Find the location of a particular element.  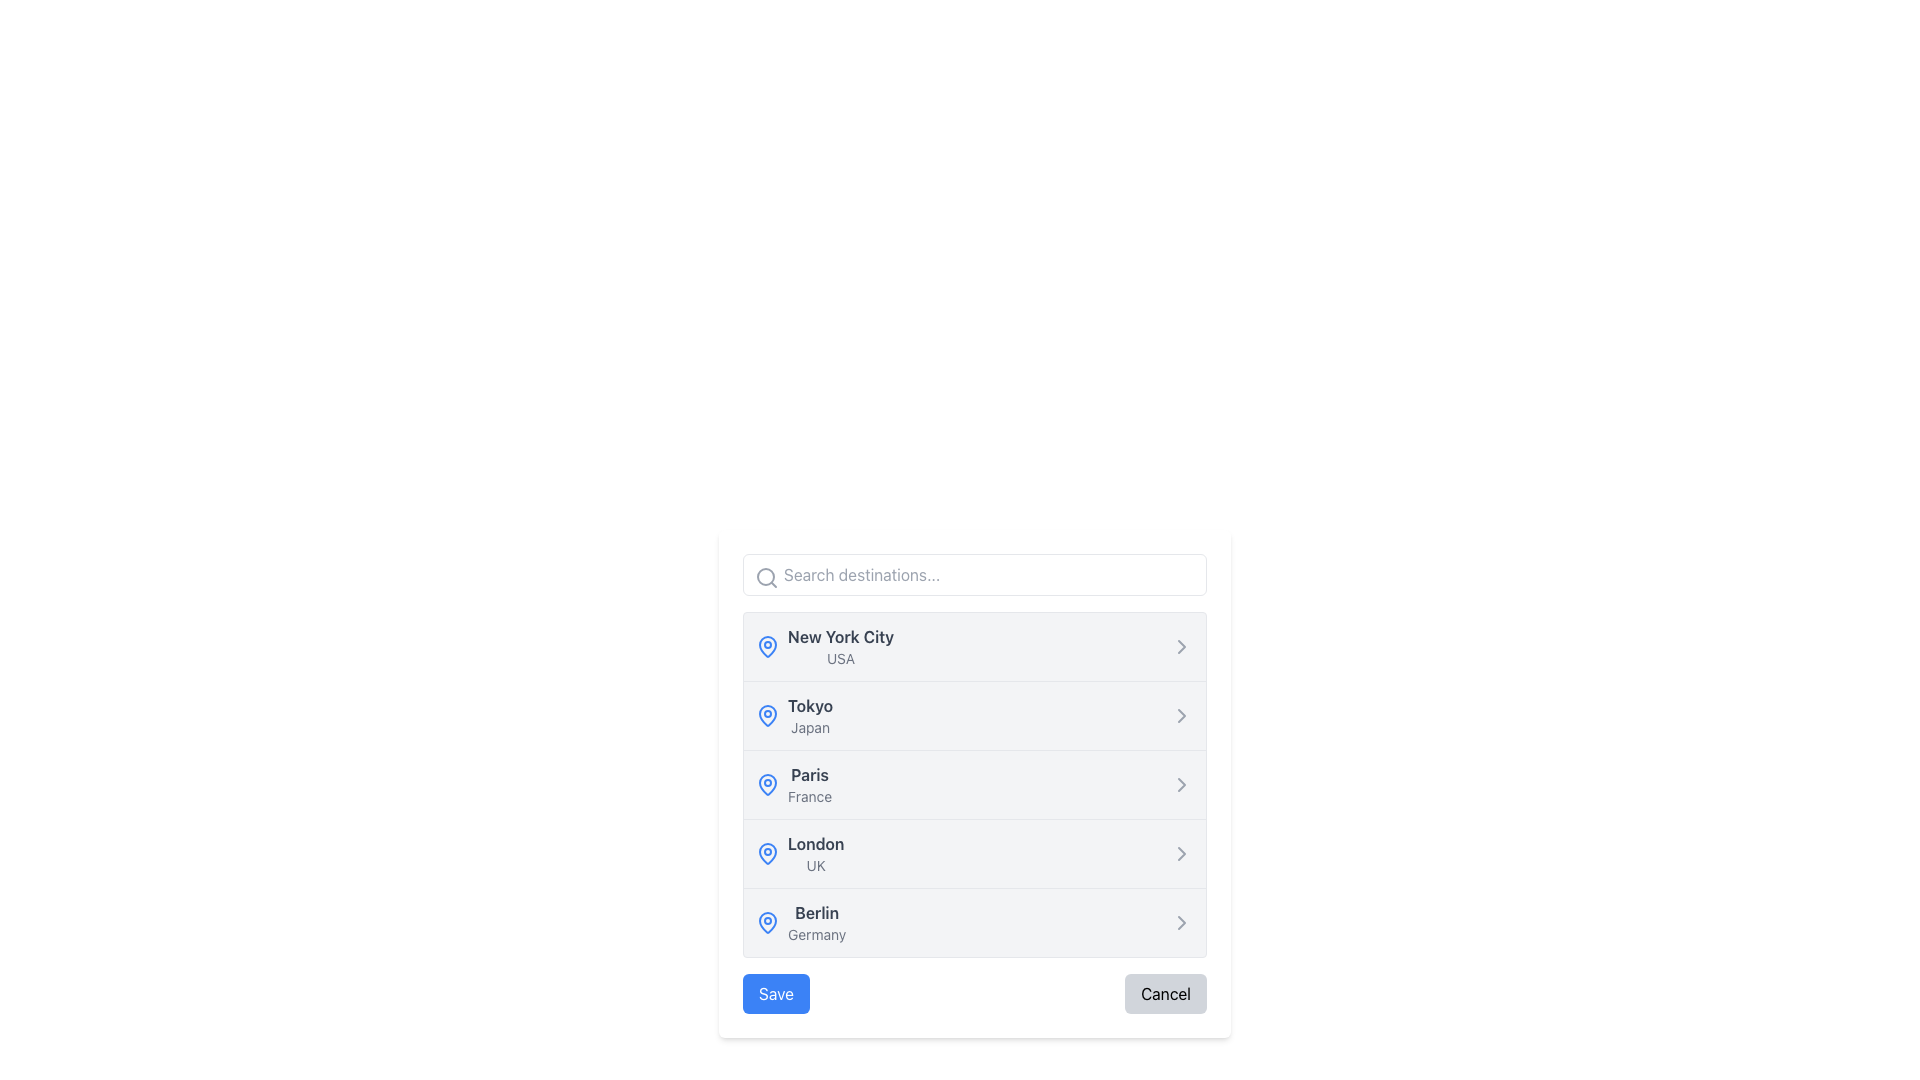

the circular component of the SVG icon located at the left side of the 'Search destinations...' box is located at coordinates (765, 577).